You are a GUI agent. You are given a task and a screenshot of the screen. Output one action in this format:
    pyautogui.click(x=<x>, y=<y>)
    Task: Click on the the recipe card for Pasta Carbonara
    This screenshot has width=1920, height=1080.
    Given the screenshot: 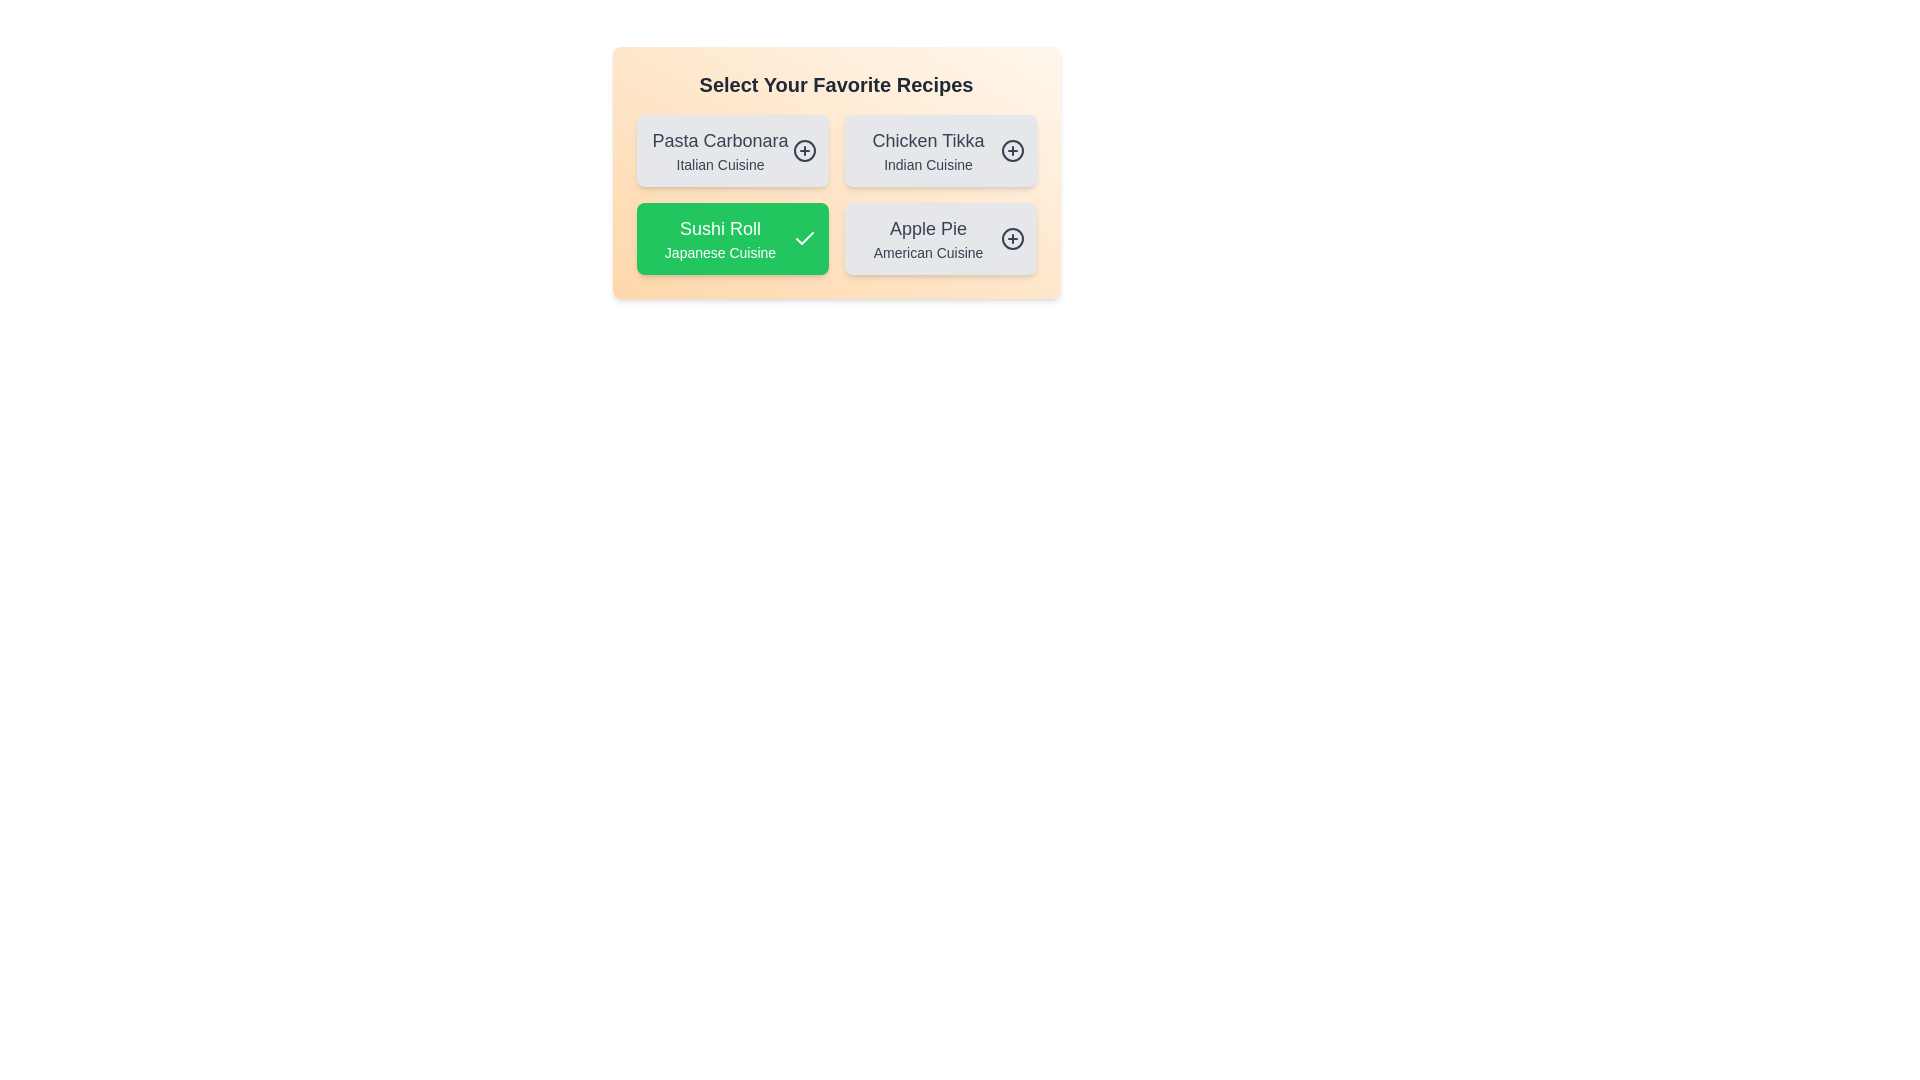 What is the action you would take?
    pyautogui.click(x=731, y=149)
    